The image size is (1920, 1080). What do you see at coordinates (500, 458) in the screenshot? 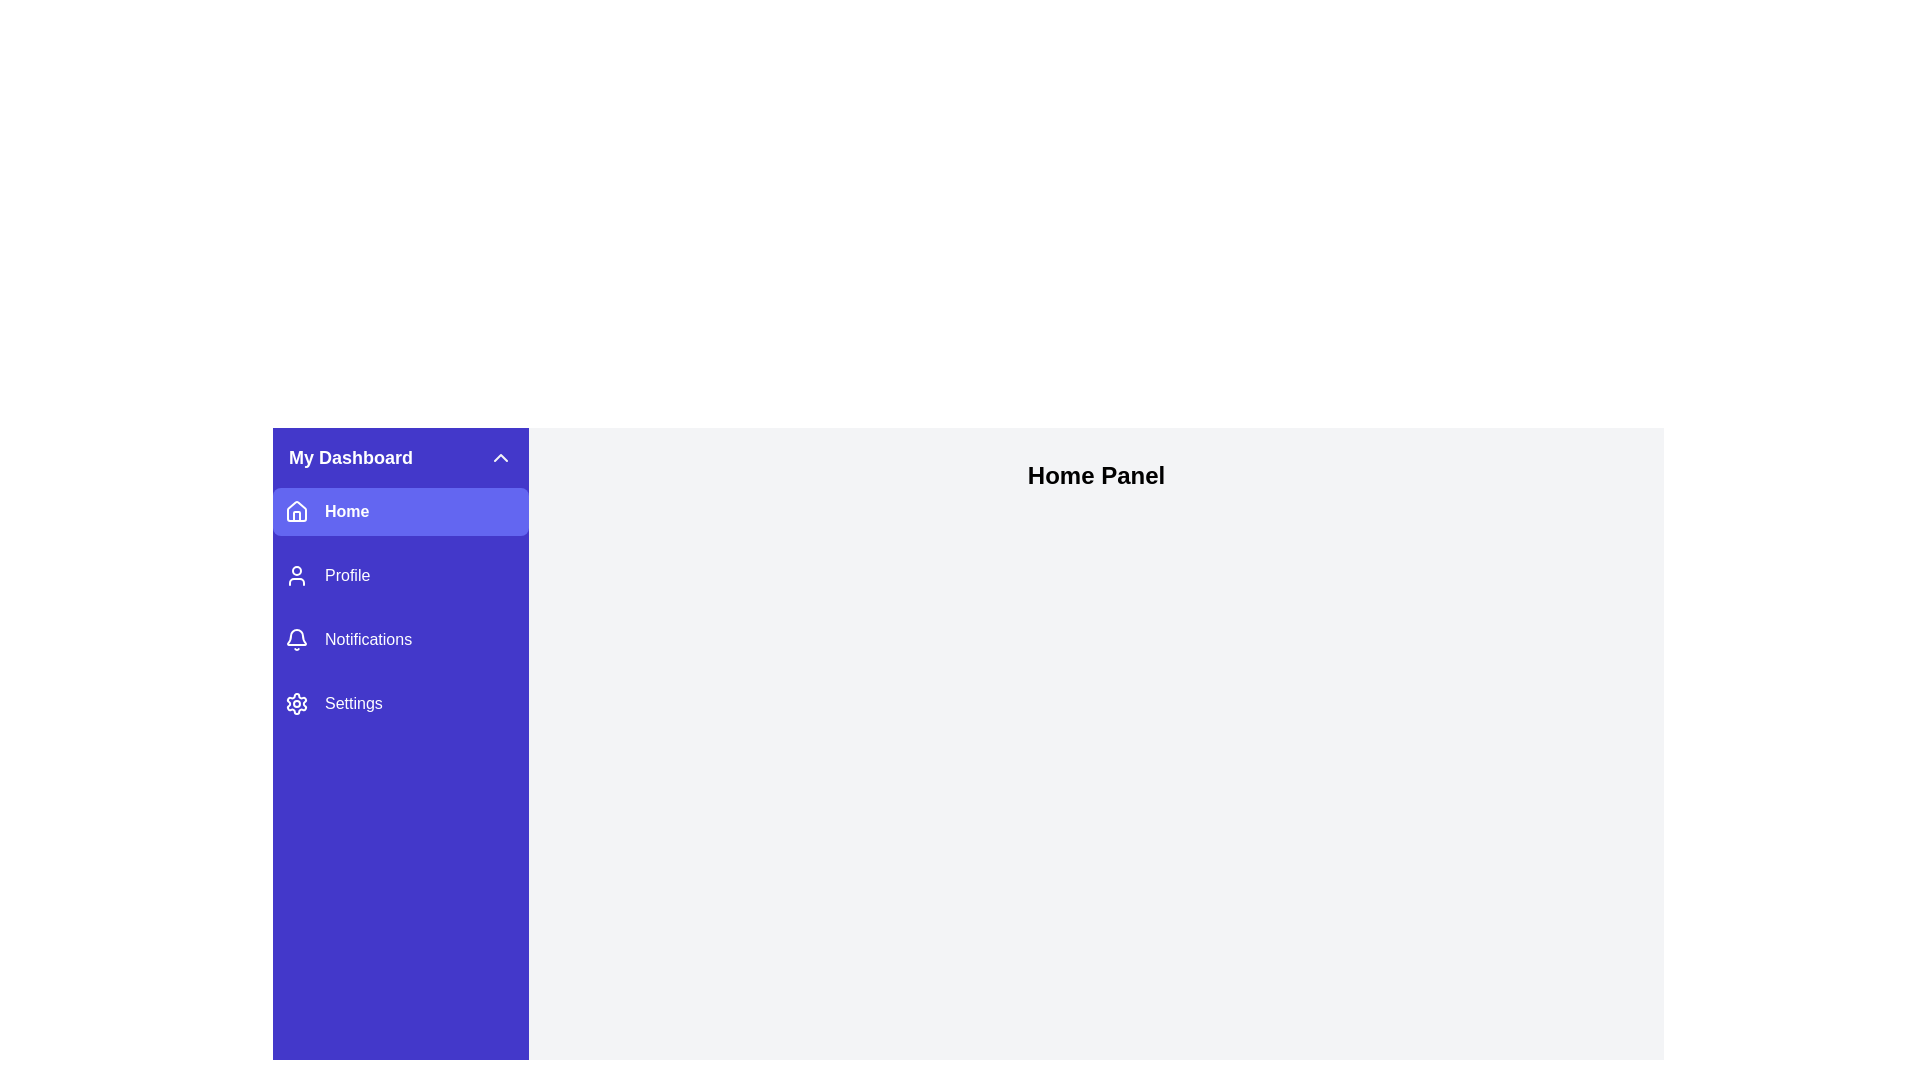
I see `the Dropdown toggle icon located at the right of the 'My Dashboard' text in the sidebar menu` at bounding box center [500, 458].